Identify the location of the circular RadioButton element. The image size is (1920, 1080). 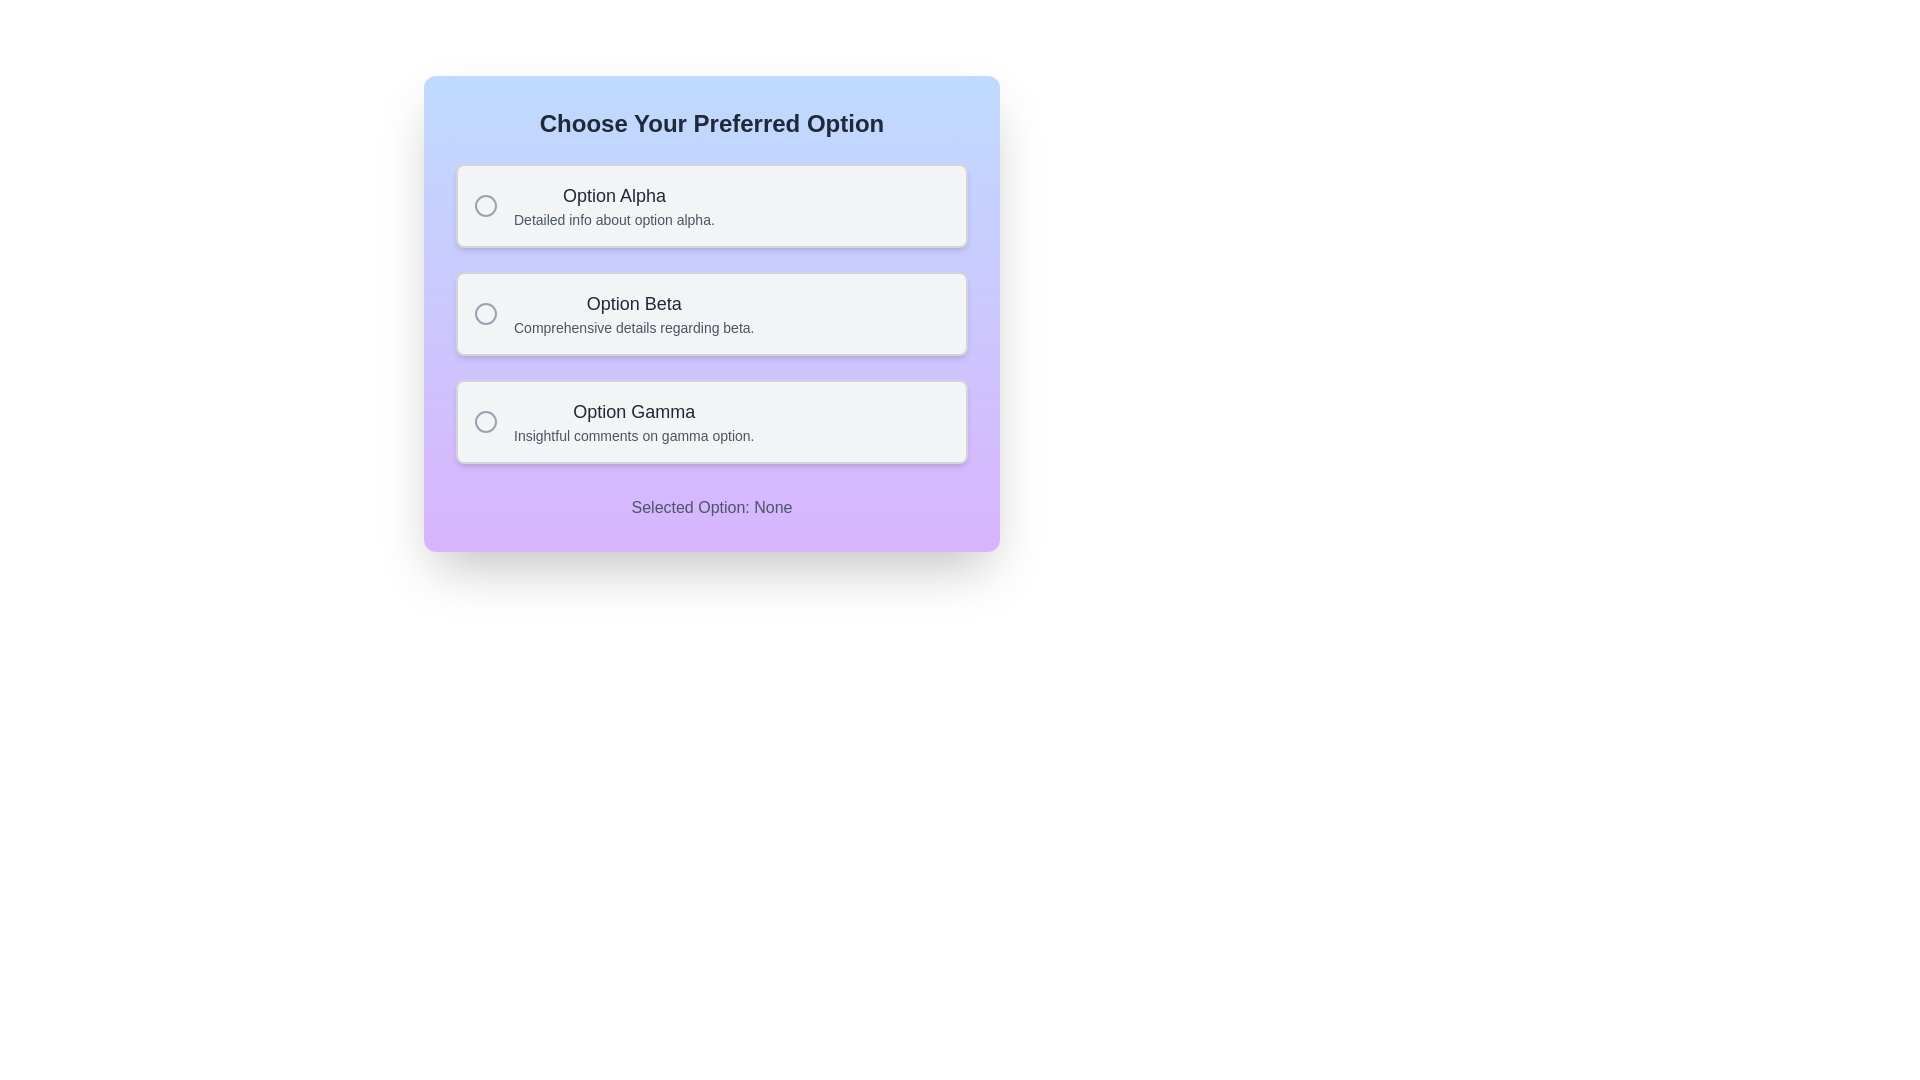
(485, 420).